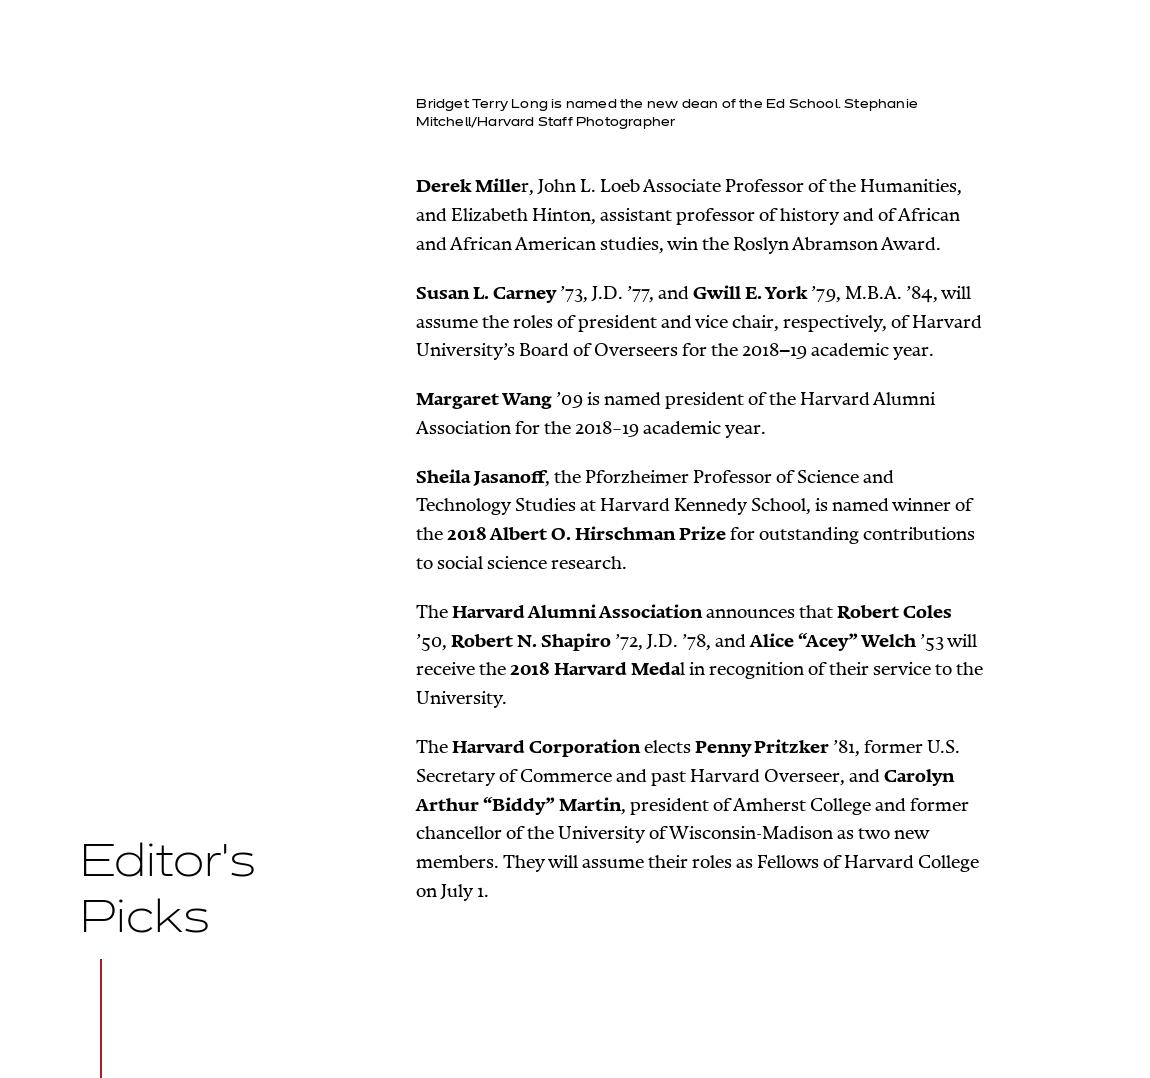  What do you see at coordinates (433, 639) in the screenshot?
I see `'’50,'` at bounding box center [433, 639].